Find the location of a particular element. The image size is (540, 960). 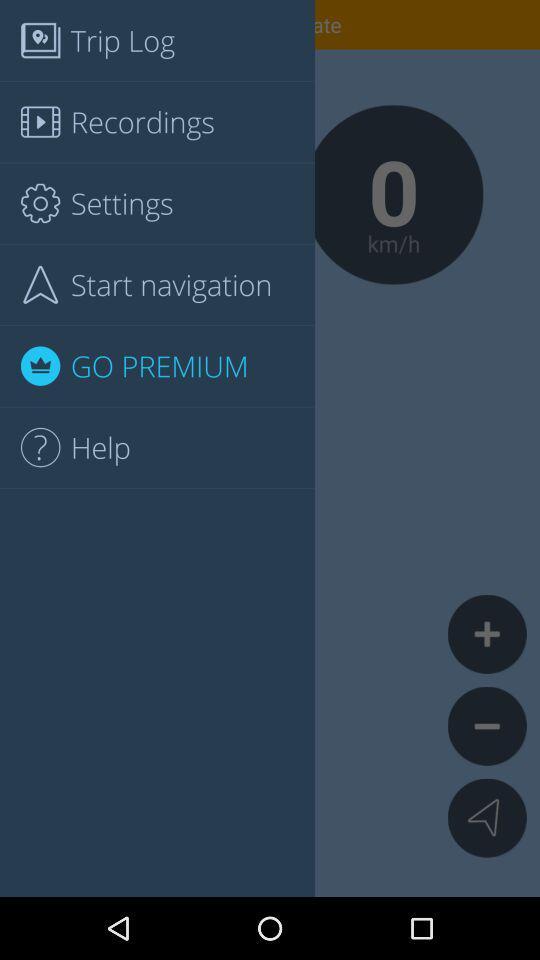

the navigation icon is located at coordinates (486, 818).